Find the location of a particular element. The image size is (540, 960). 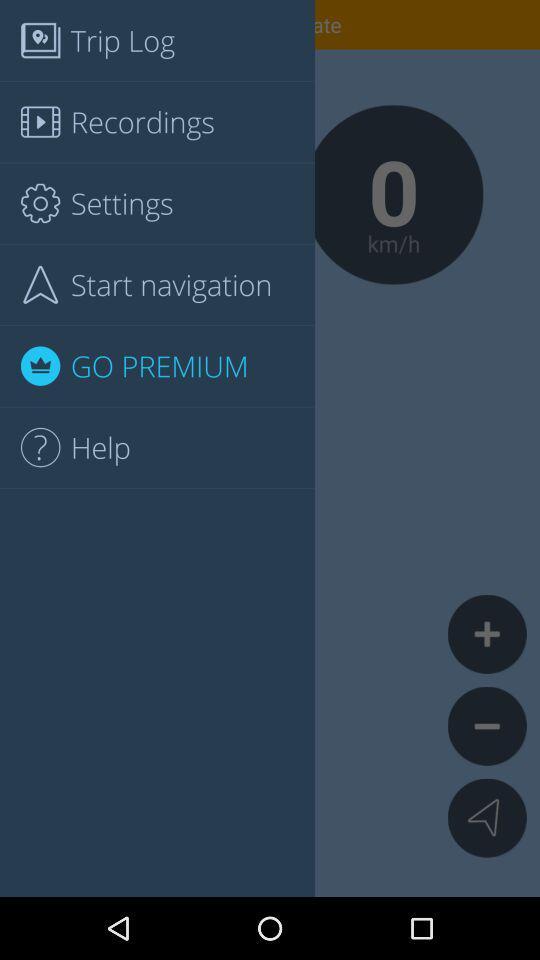

the navigation icon is located at coordinates (486, 818).